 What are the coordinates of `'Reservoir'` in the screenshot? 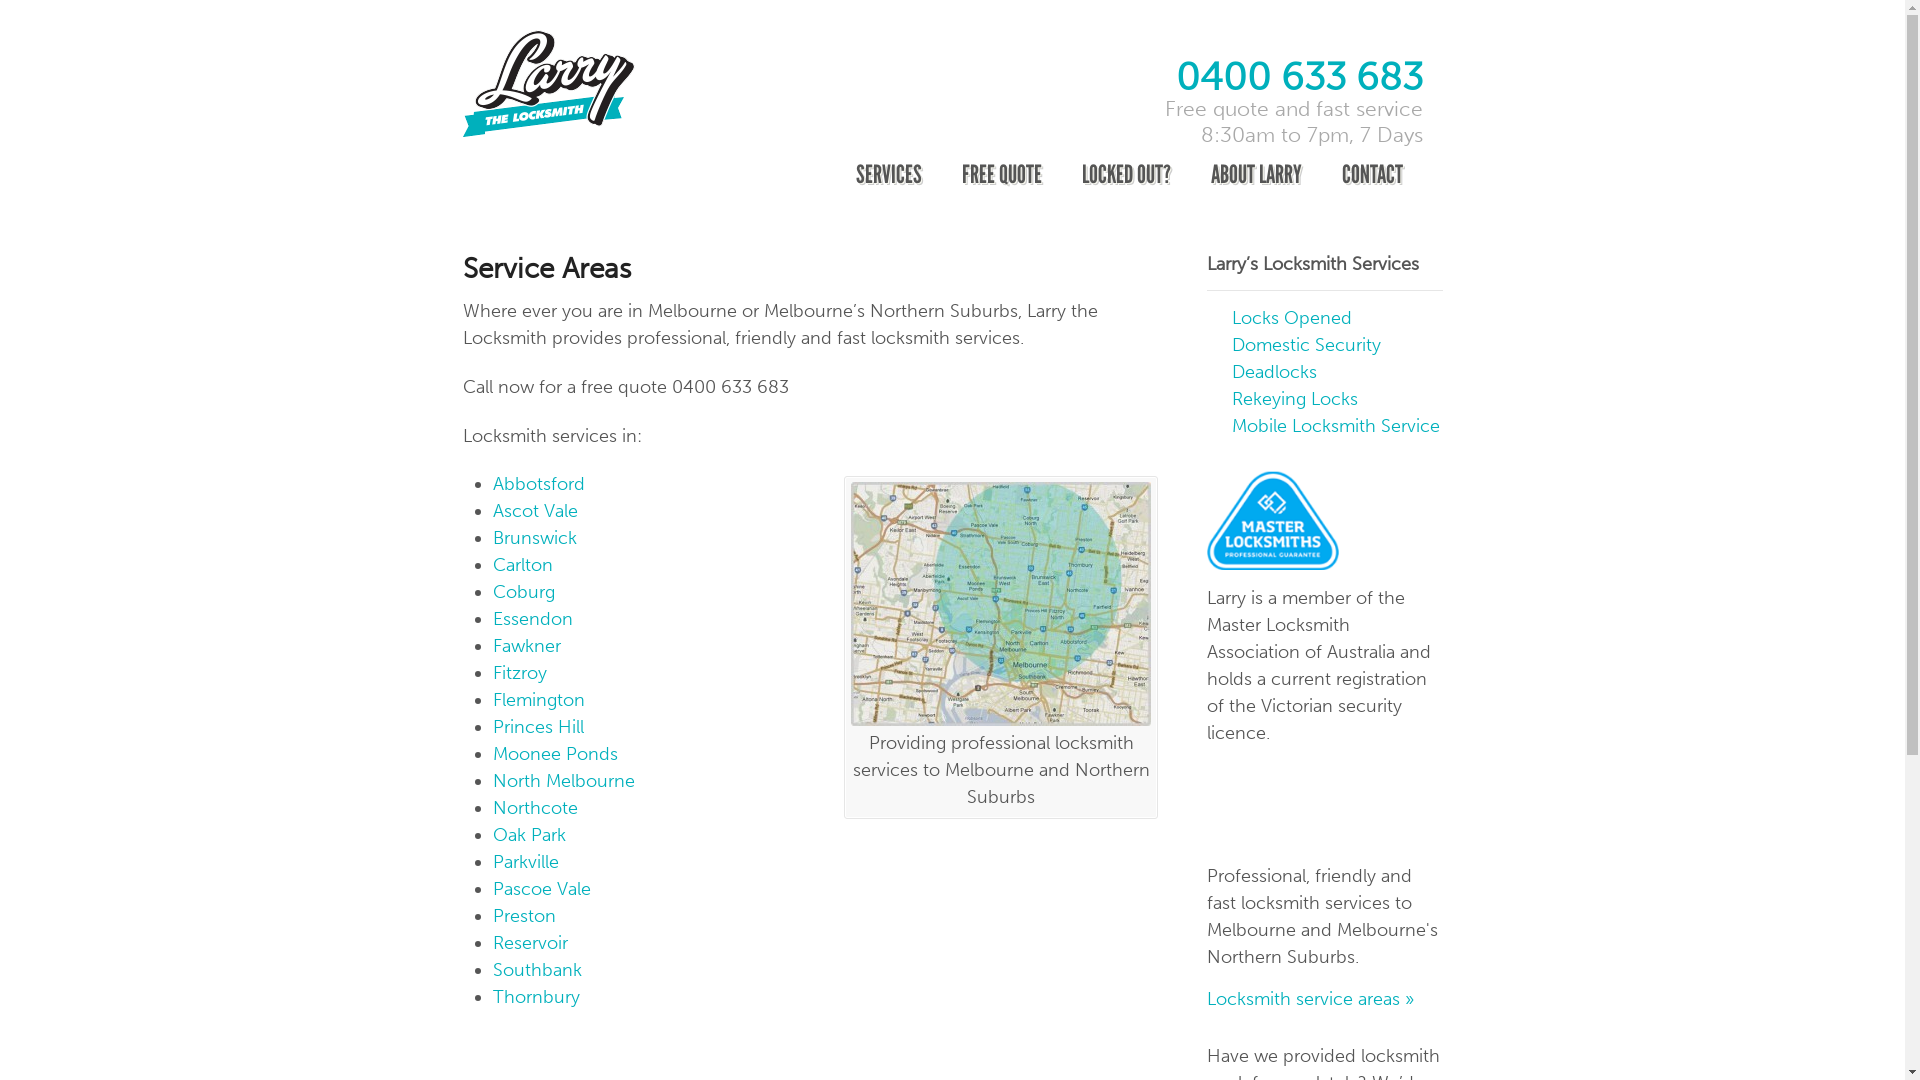 It's located at (529, 942).